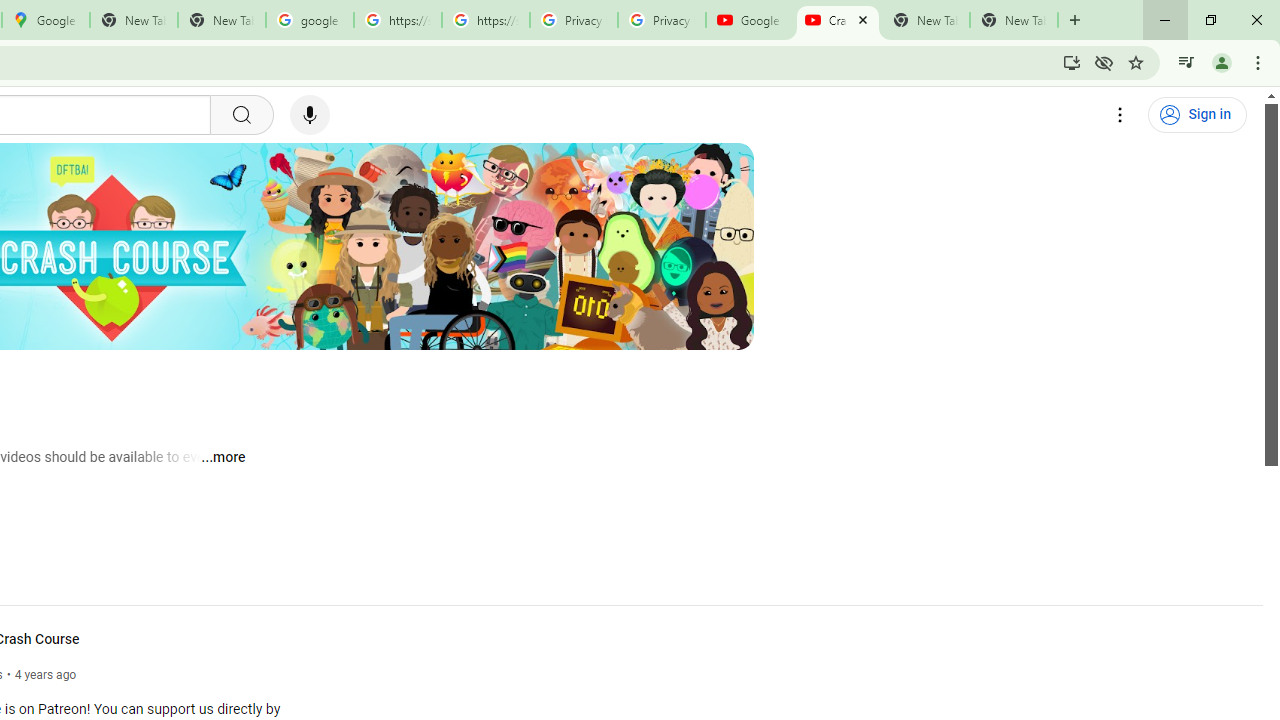  What do you see at coordinates (1209, 20) in the screenshot?
I see `'Restore'` at bounding box center [1209, 20].